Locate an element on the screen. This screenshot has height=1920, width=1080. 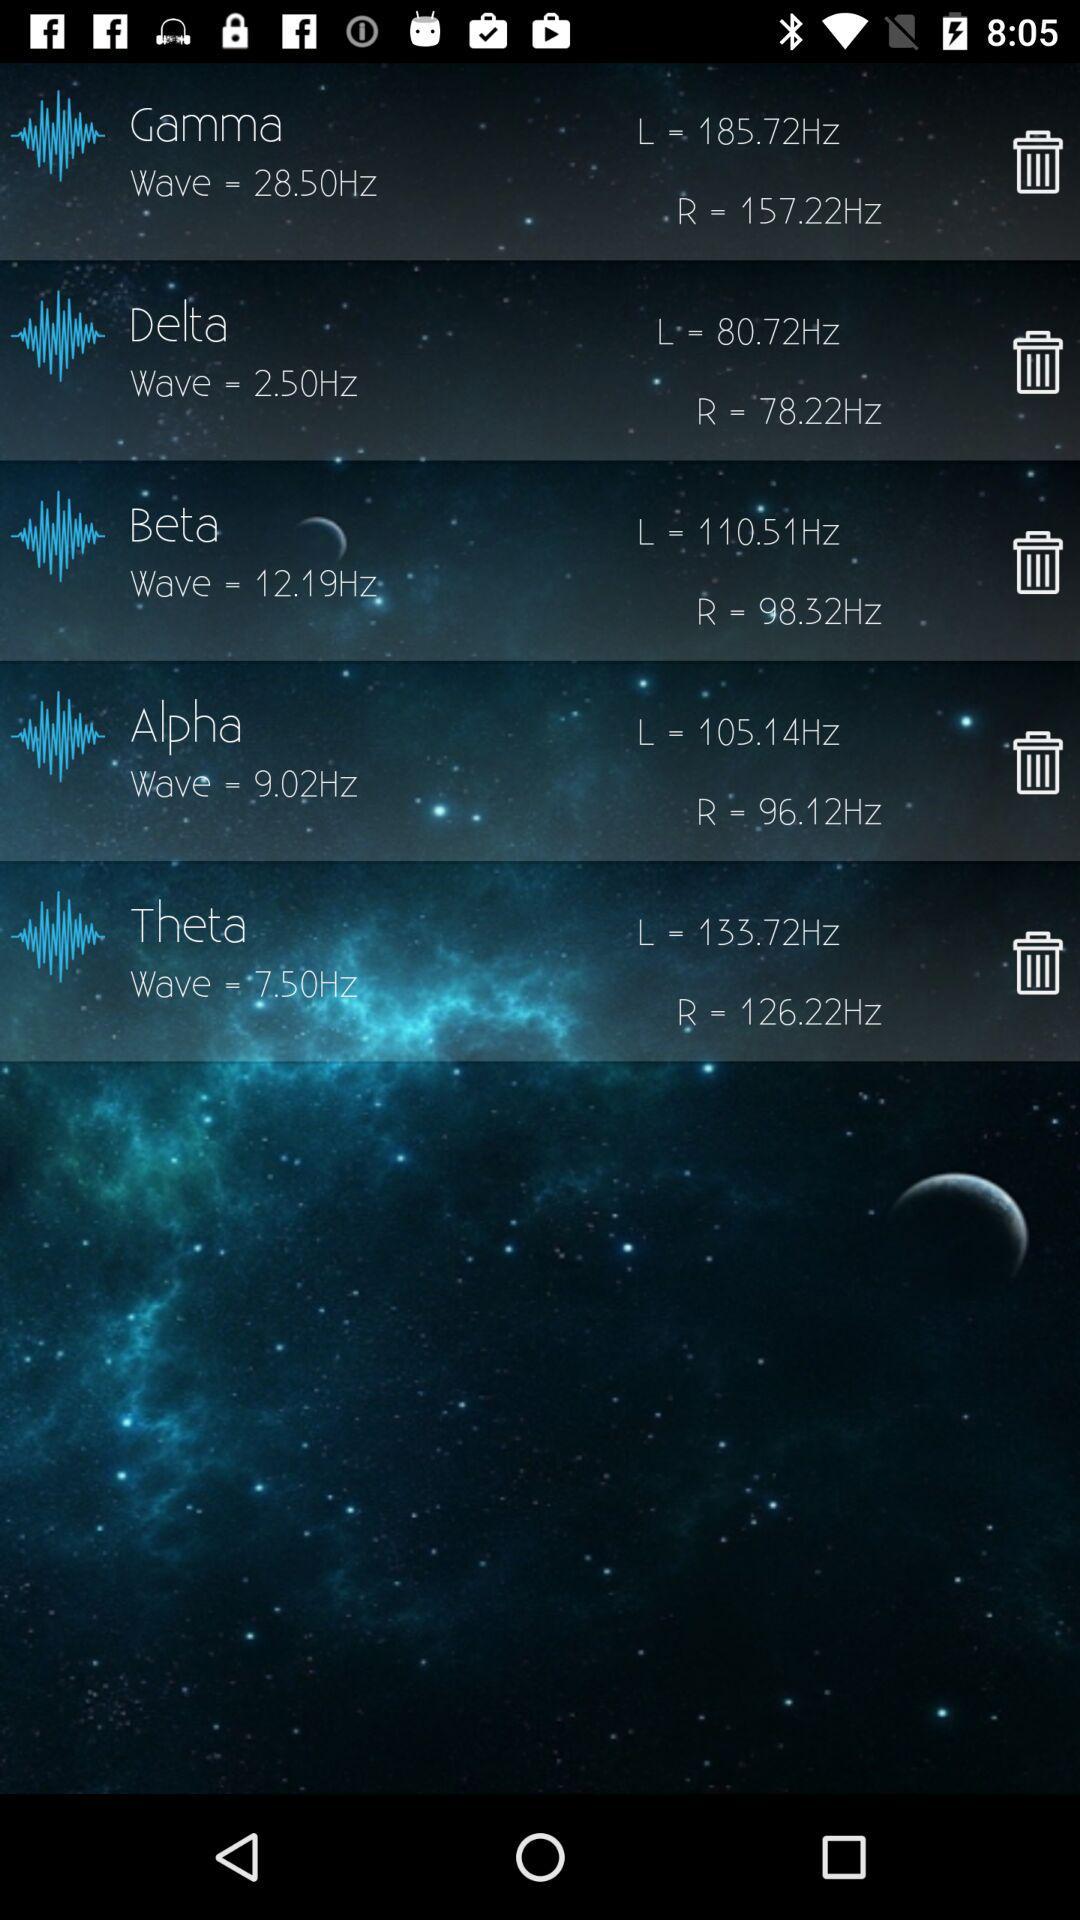
delete icon is located at coordinates (1036, 561).